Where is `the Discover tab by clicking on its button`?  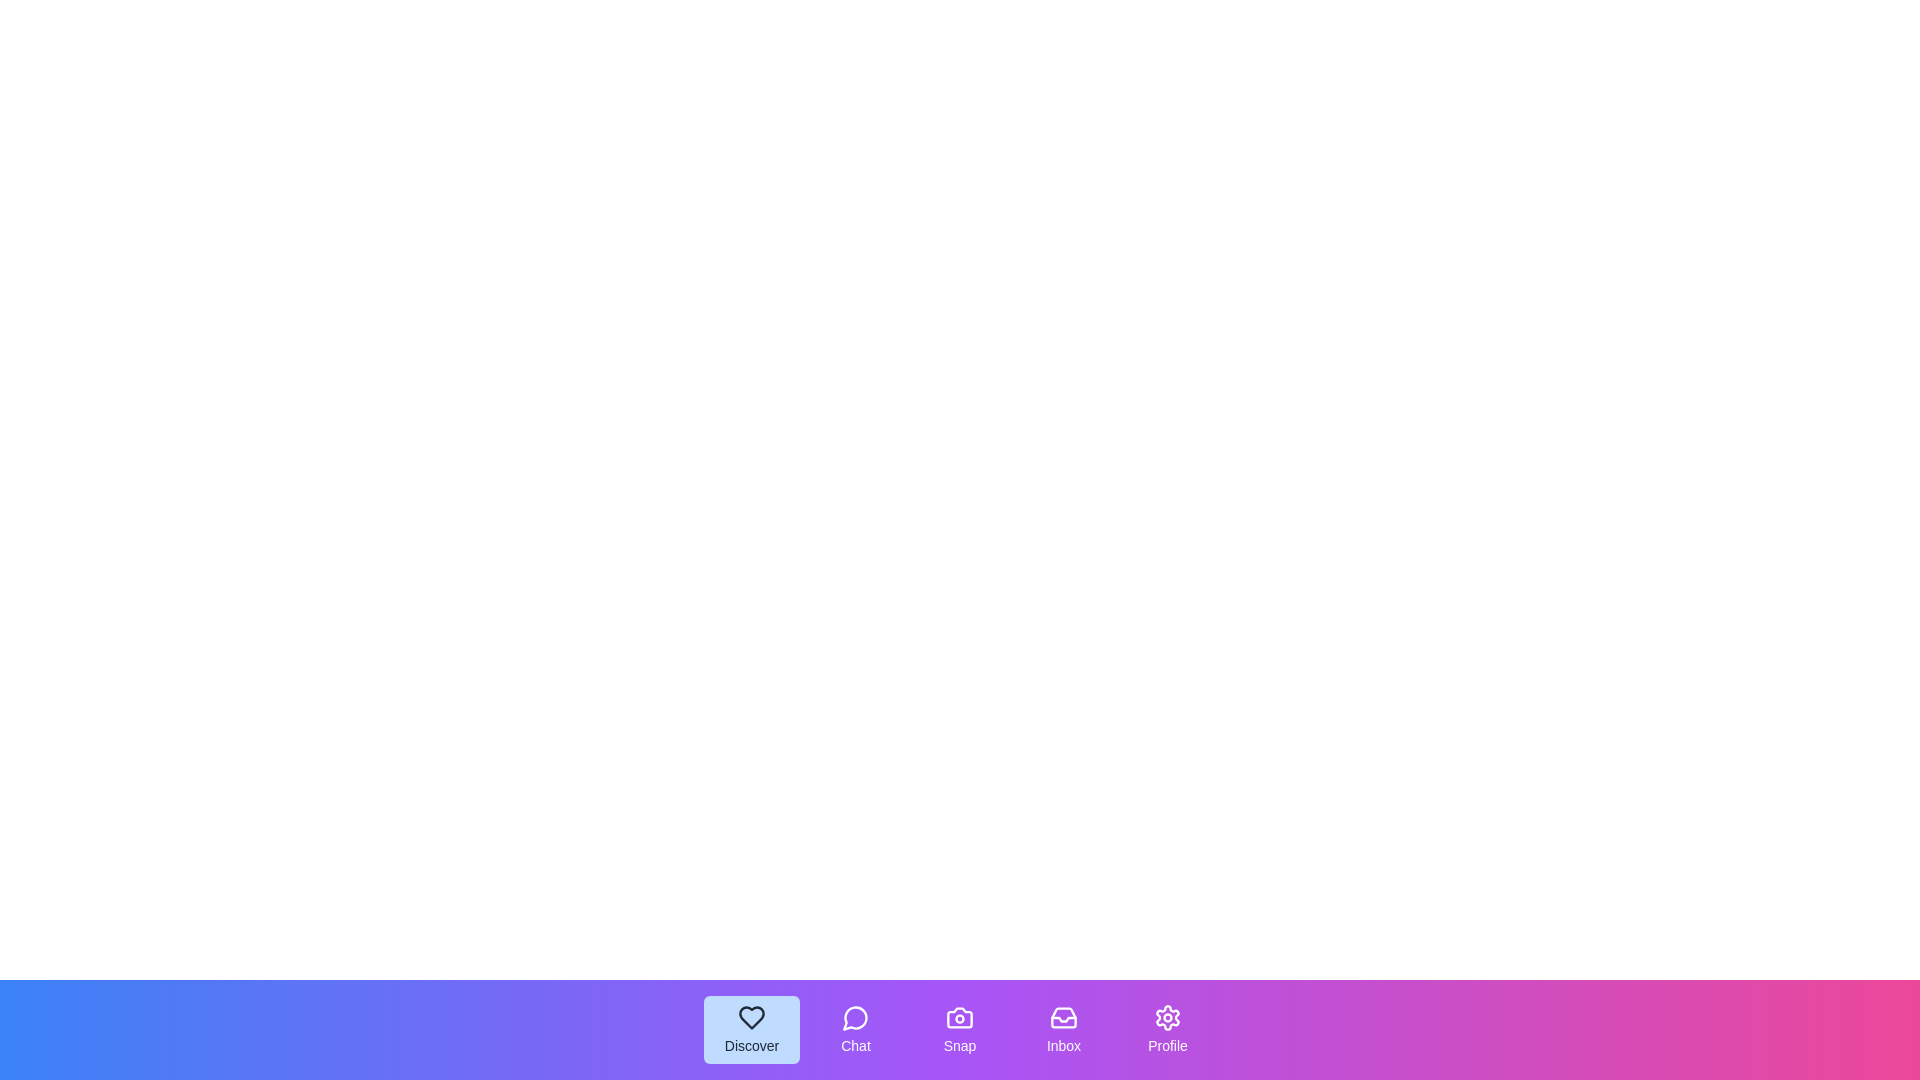 the Discover tab by clicking on its button is located at coordinates (751, 1029).